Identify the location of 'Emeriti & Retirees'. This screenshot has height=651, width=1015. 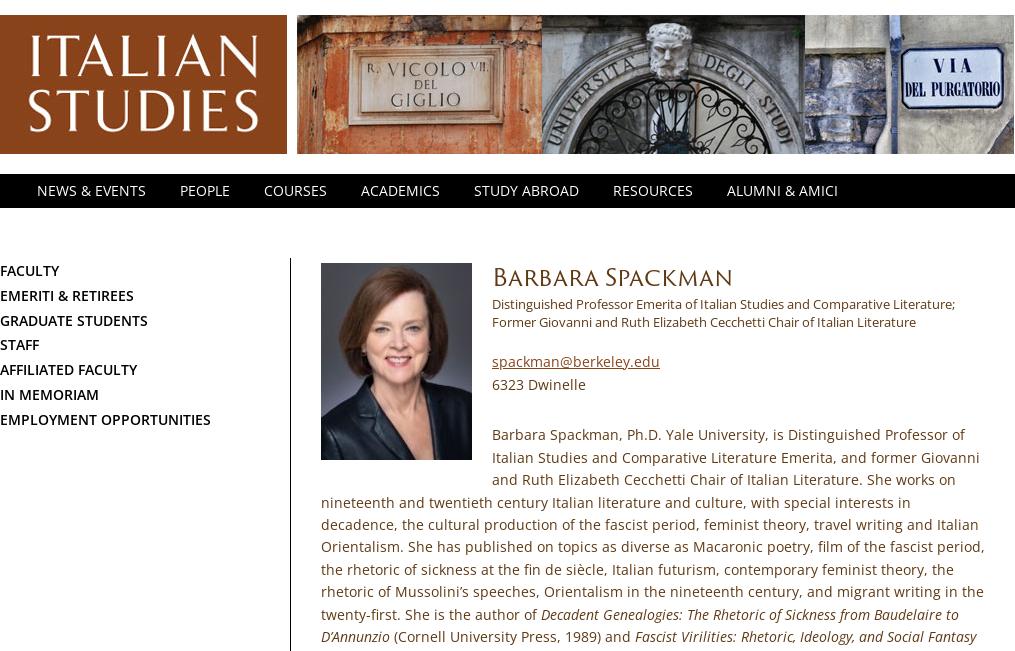
(65, 293).